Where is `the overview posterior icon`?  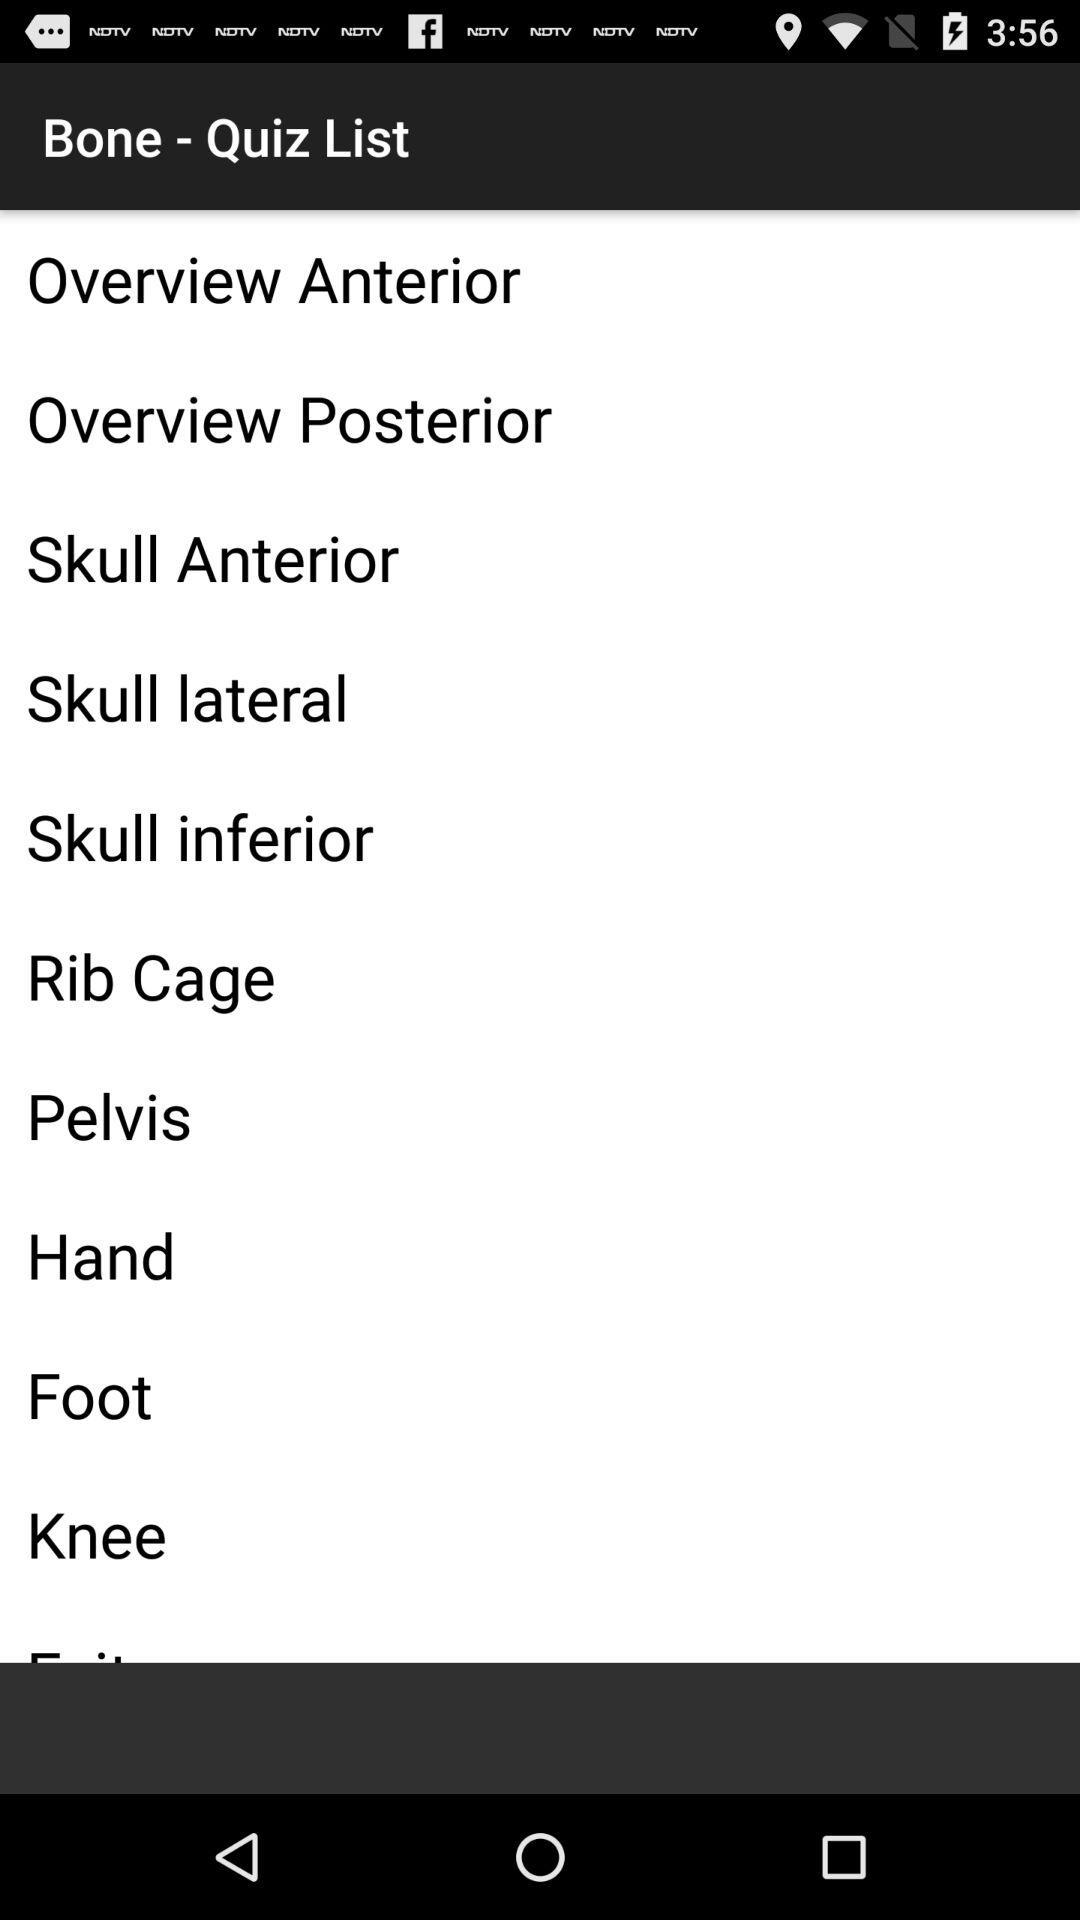 the overview posterior icon is located at coordinates (540, 416).